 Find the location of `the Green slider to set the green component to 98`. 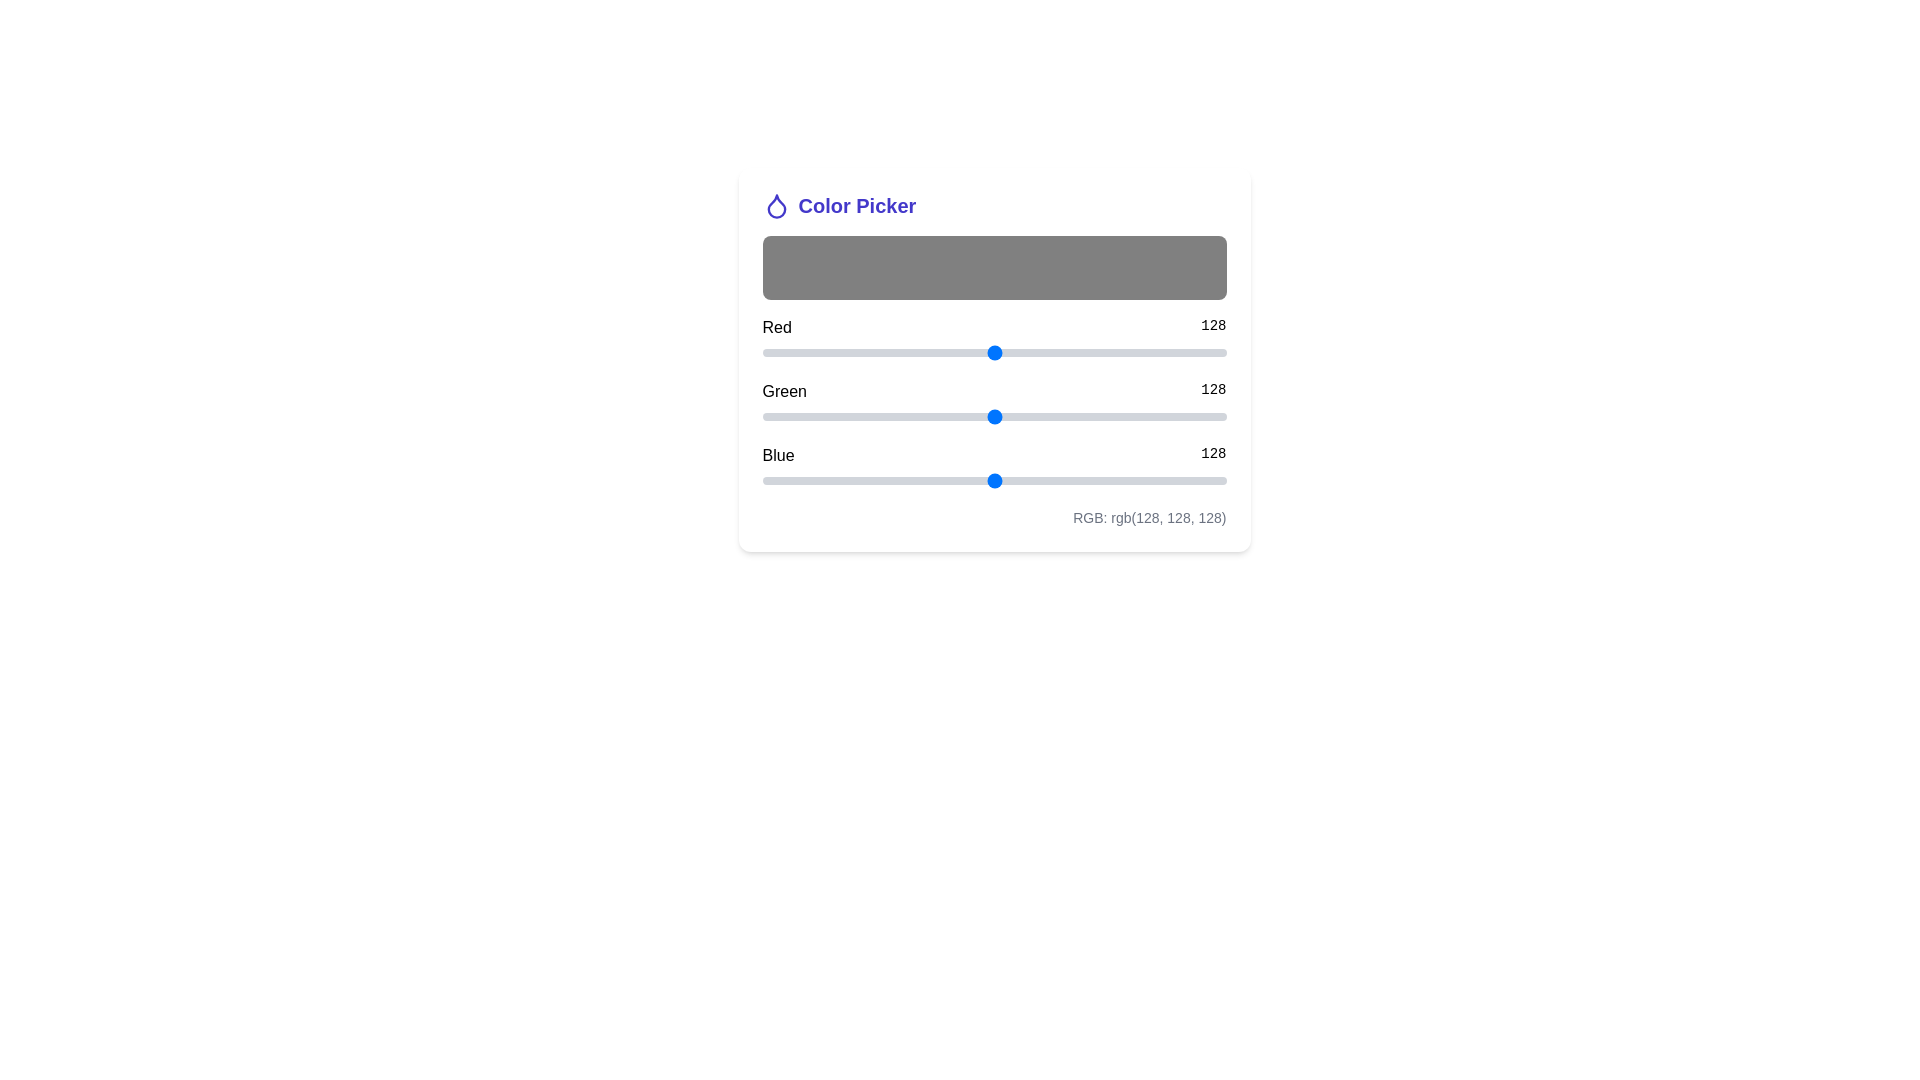

the Green slider to set the green component to 98 is located at coordinates (939, 415).